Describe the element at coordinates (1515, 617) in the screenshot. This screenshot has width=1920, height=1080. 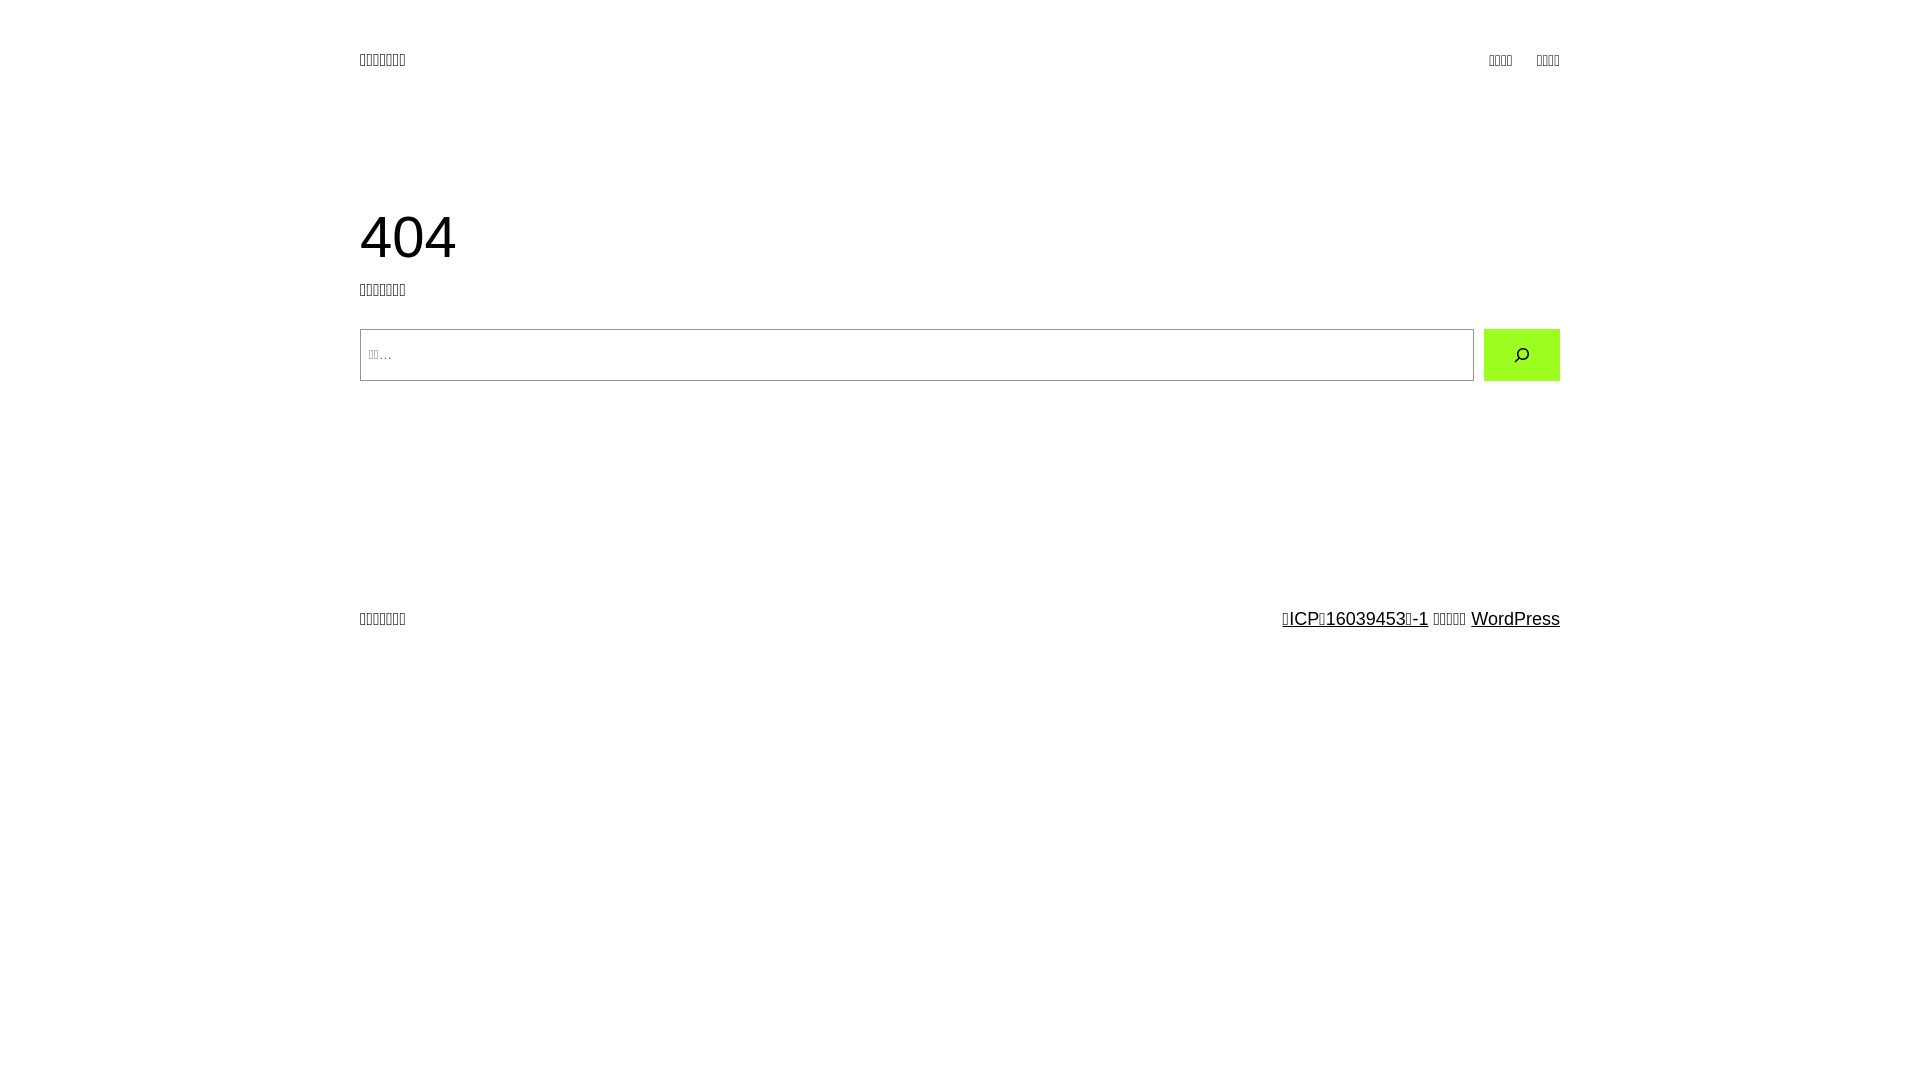
I see `'WordPress'` at that location.